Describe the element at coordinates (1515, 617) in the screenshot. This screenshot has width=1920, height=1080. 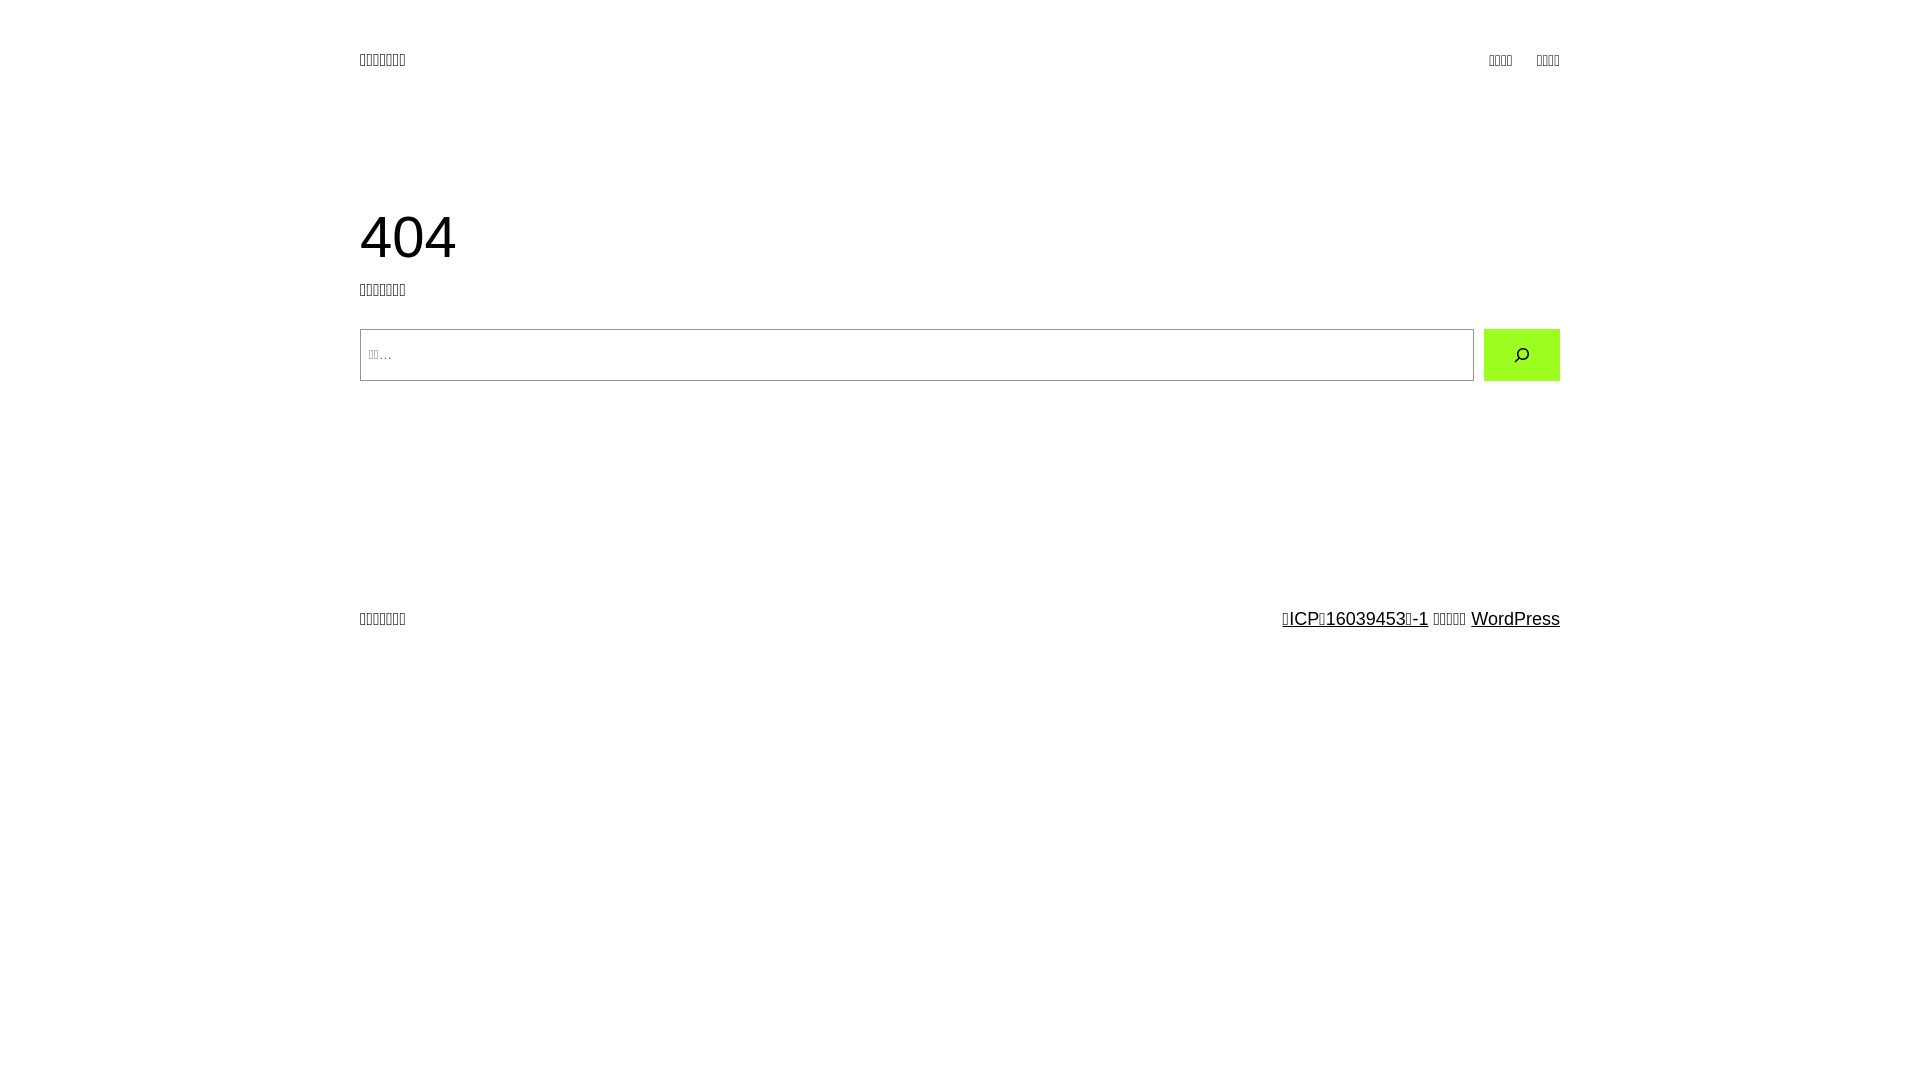
I see `'WordPress'` at that location.